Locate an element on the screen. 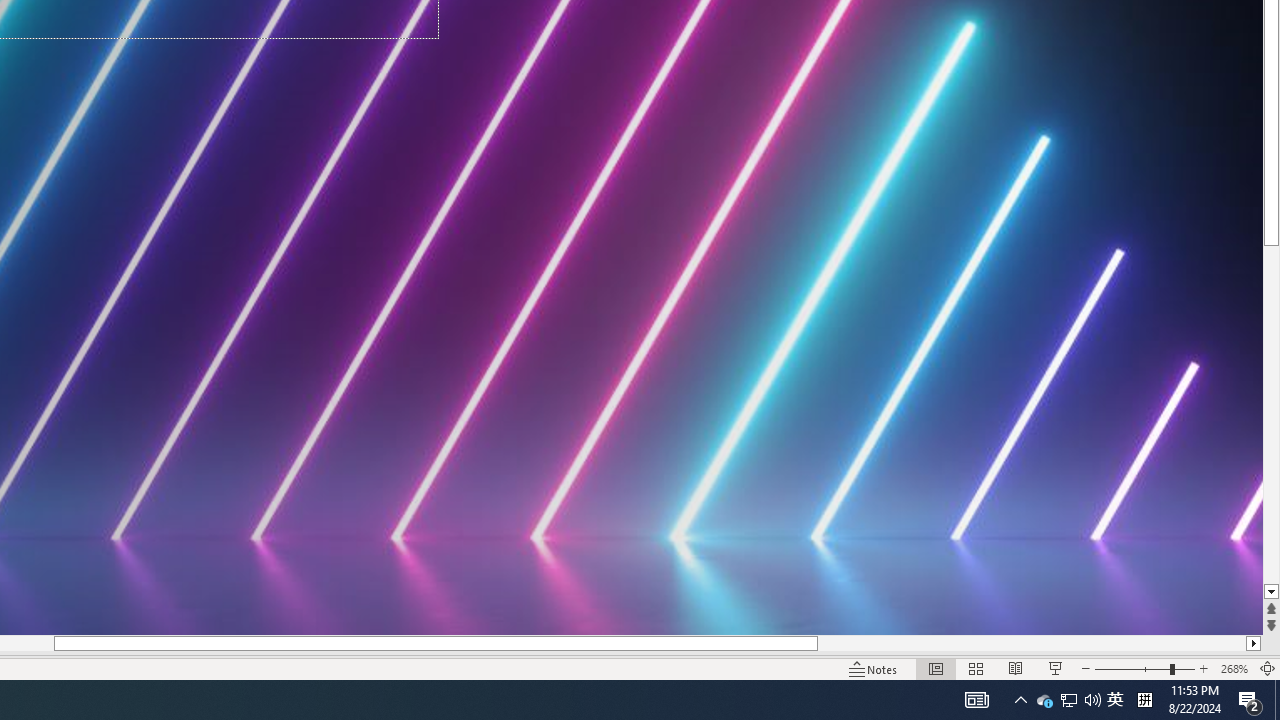 The image size is (1280, 720). 'Zoom 268%' is located at coordinates (1233, 669).